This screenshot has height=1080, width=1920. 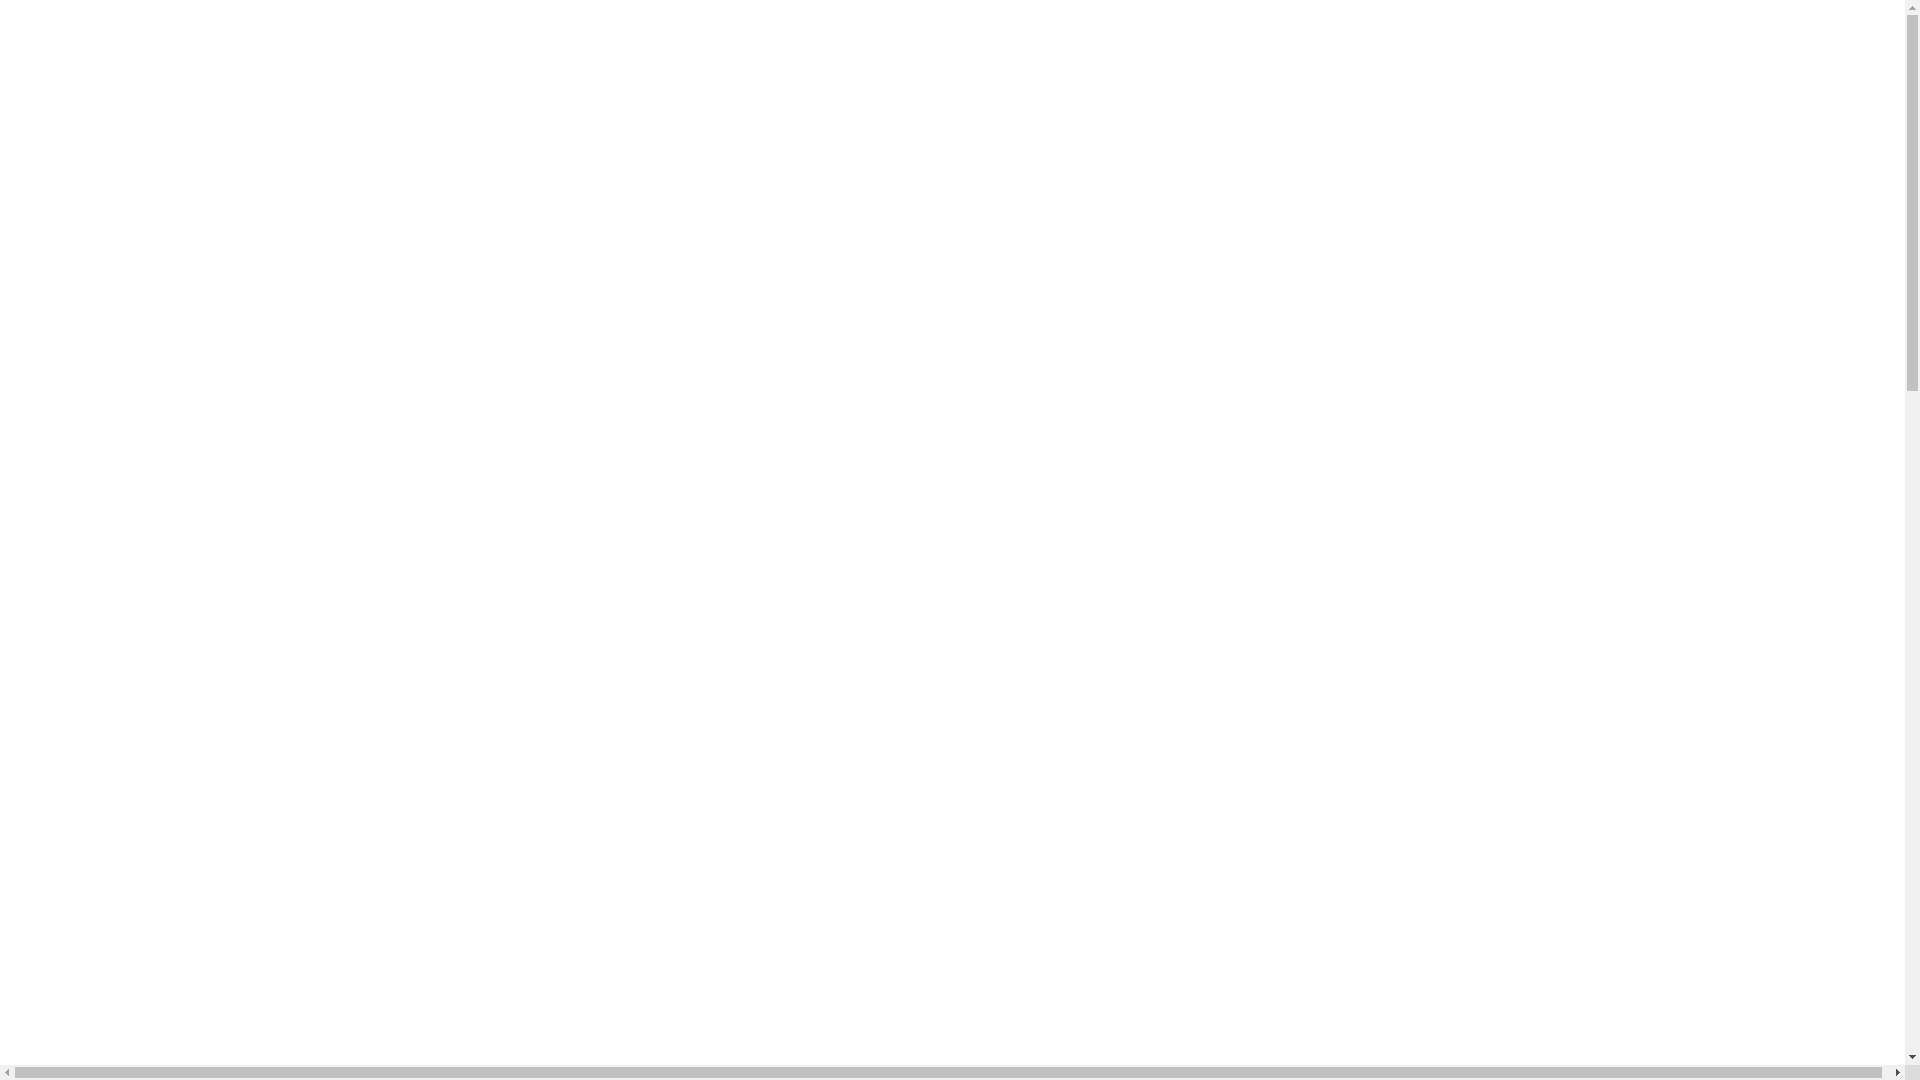 I want to click on 'to Top', so click(x=8, y=667).